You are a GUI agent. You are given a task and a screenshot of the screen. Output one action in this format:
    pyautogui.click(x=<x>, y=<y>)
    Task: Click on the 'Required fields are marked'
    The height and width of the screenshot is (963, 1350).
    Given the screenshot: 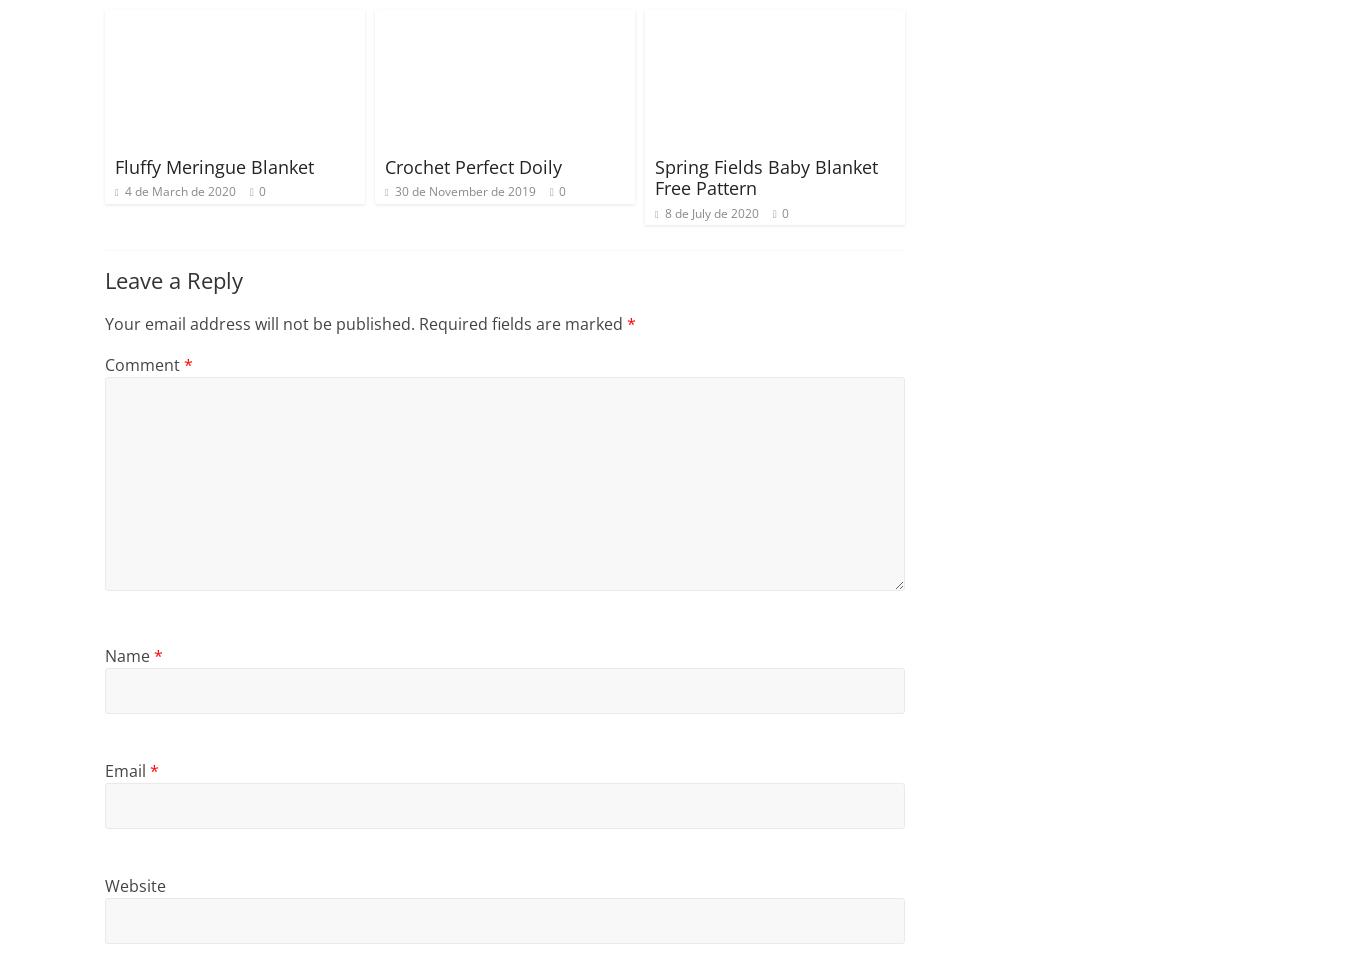 What is the action you would take?
    pyautogui.click(x=521, y=323)
    